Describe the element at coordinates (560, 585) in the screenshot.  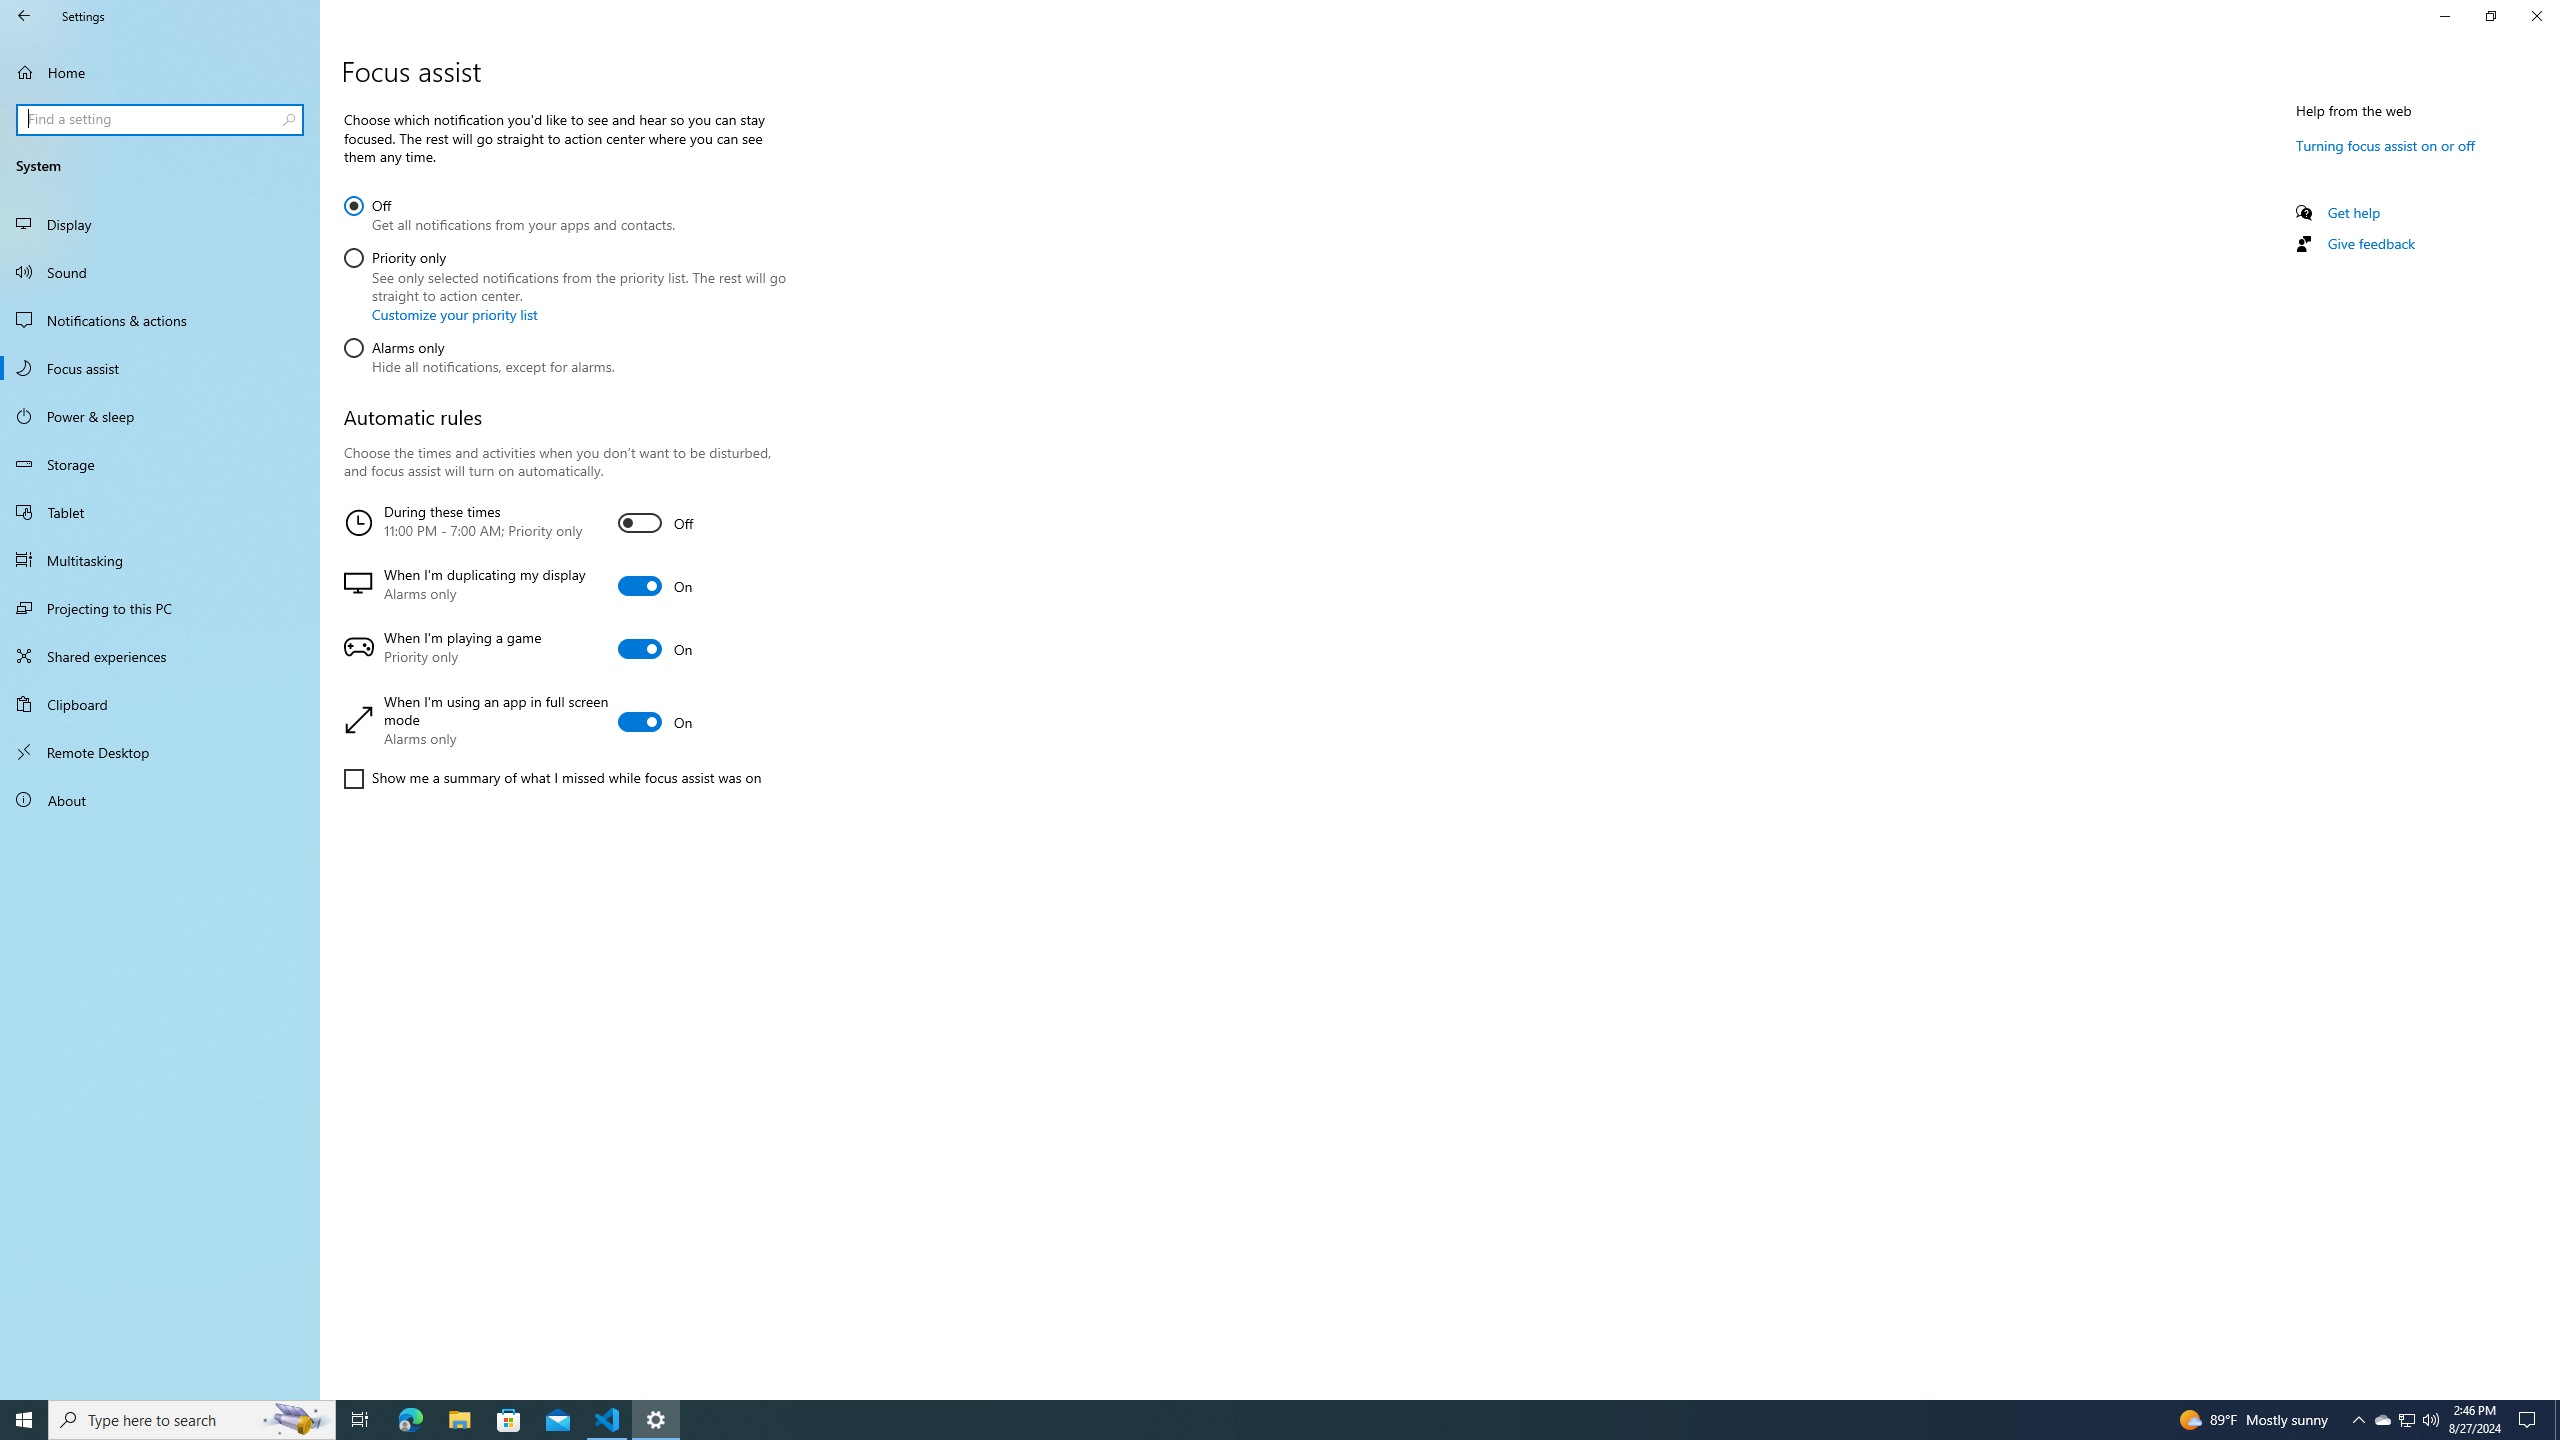
I see `'When I'` at that location.